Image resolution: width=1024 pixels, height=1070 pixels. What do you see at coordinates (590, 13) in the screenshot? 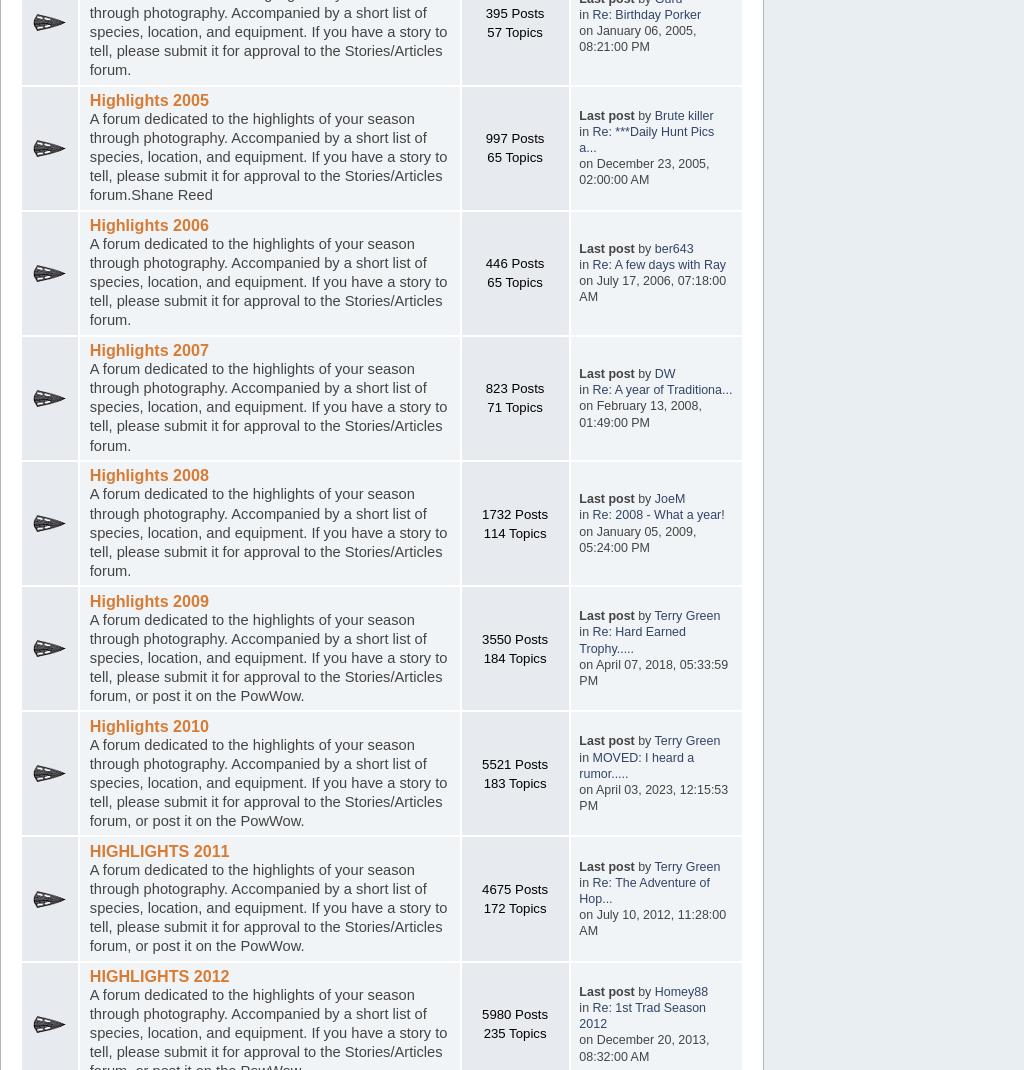
I see `'Re: Birthday Porker'` at bounding box center [590, 13].